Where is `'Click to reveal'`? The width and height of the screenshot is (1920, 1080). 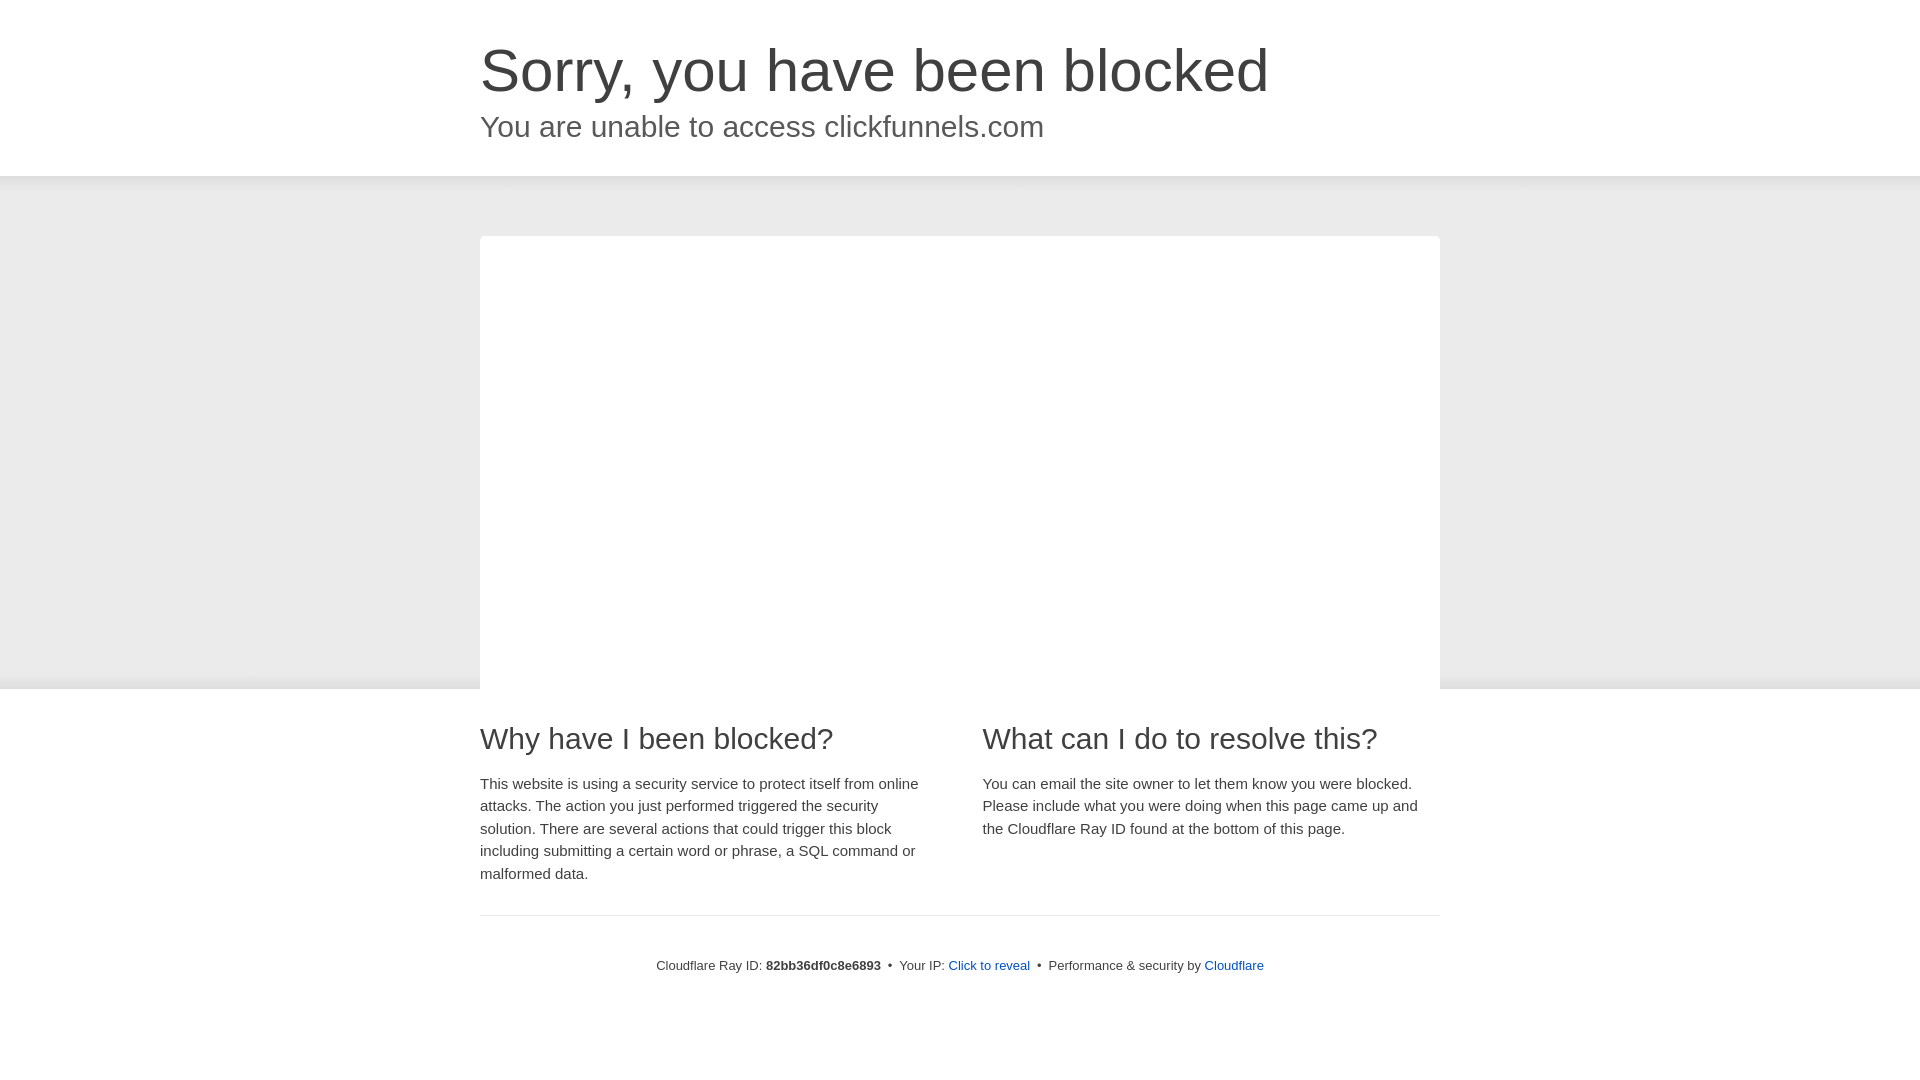
'Click to reveal' is located at coordinates (989, 964).